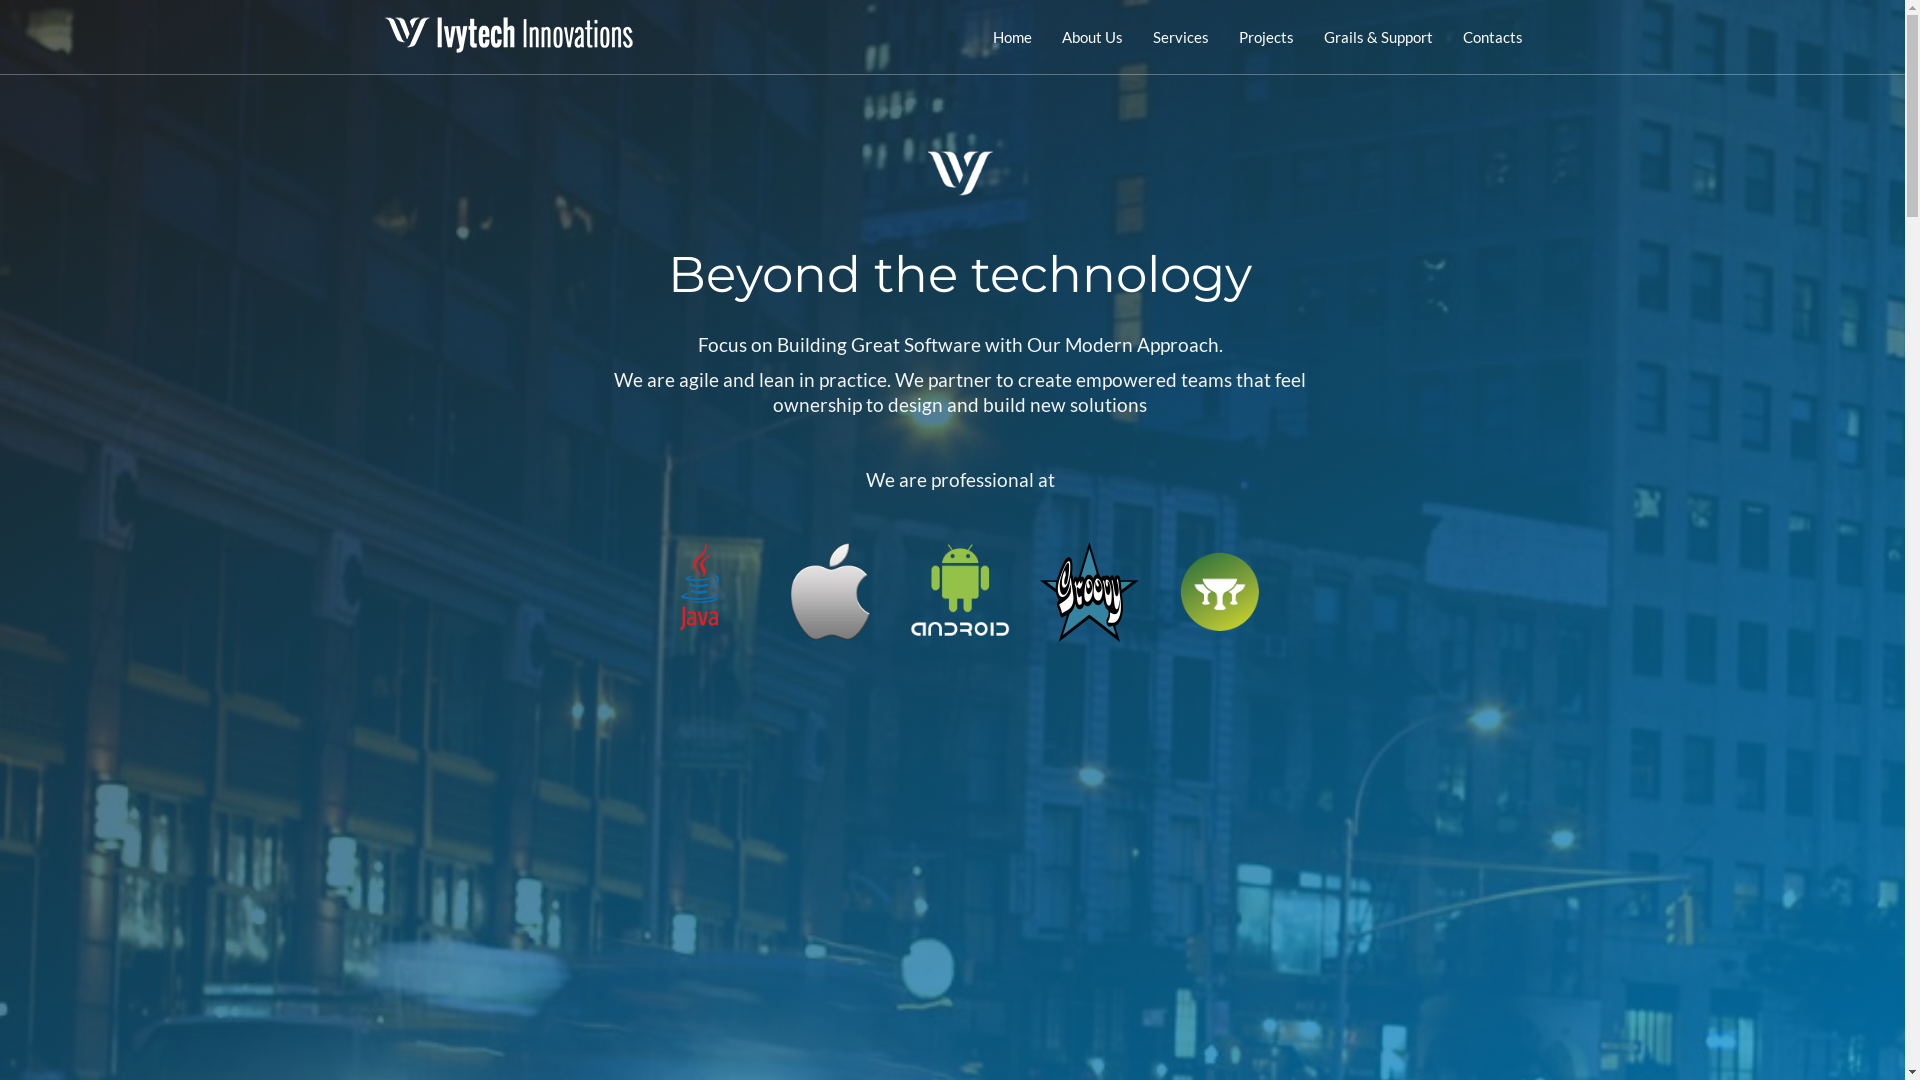 This screenshot has width=1920, height=1080. What do you see at coordinates (1492, 37) in the screenshot?
I see `'Contacts'` at bounding box center [1492, 37].